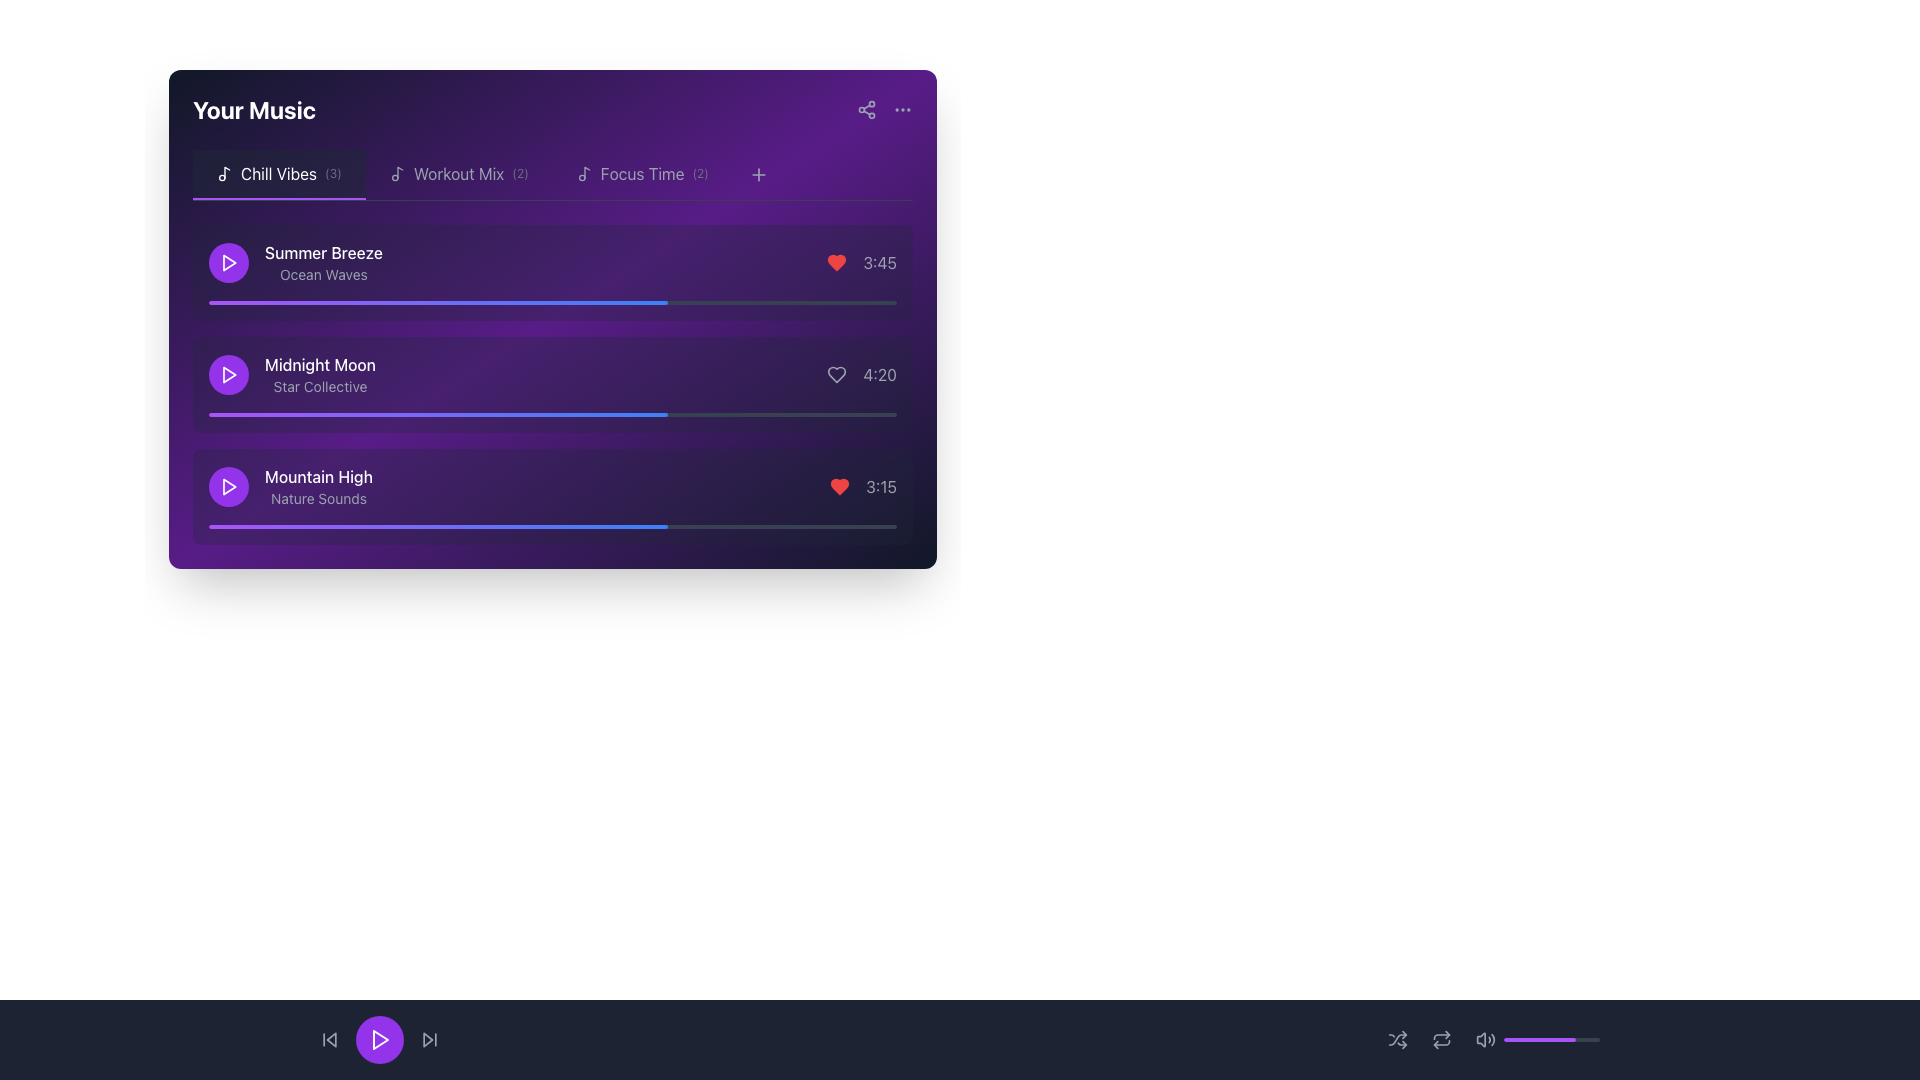  Describe the element at coordinates (229, 486) in the screenshot. I see `the circular purple button with a white play icon to play the track 'Mountain High - Nature Sounds'` at that location.